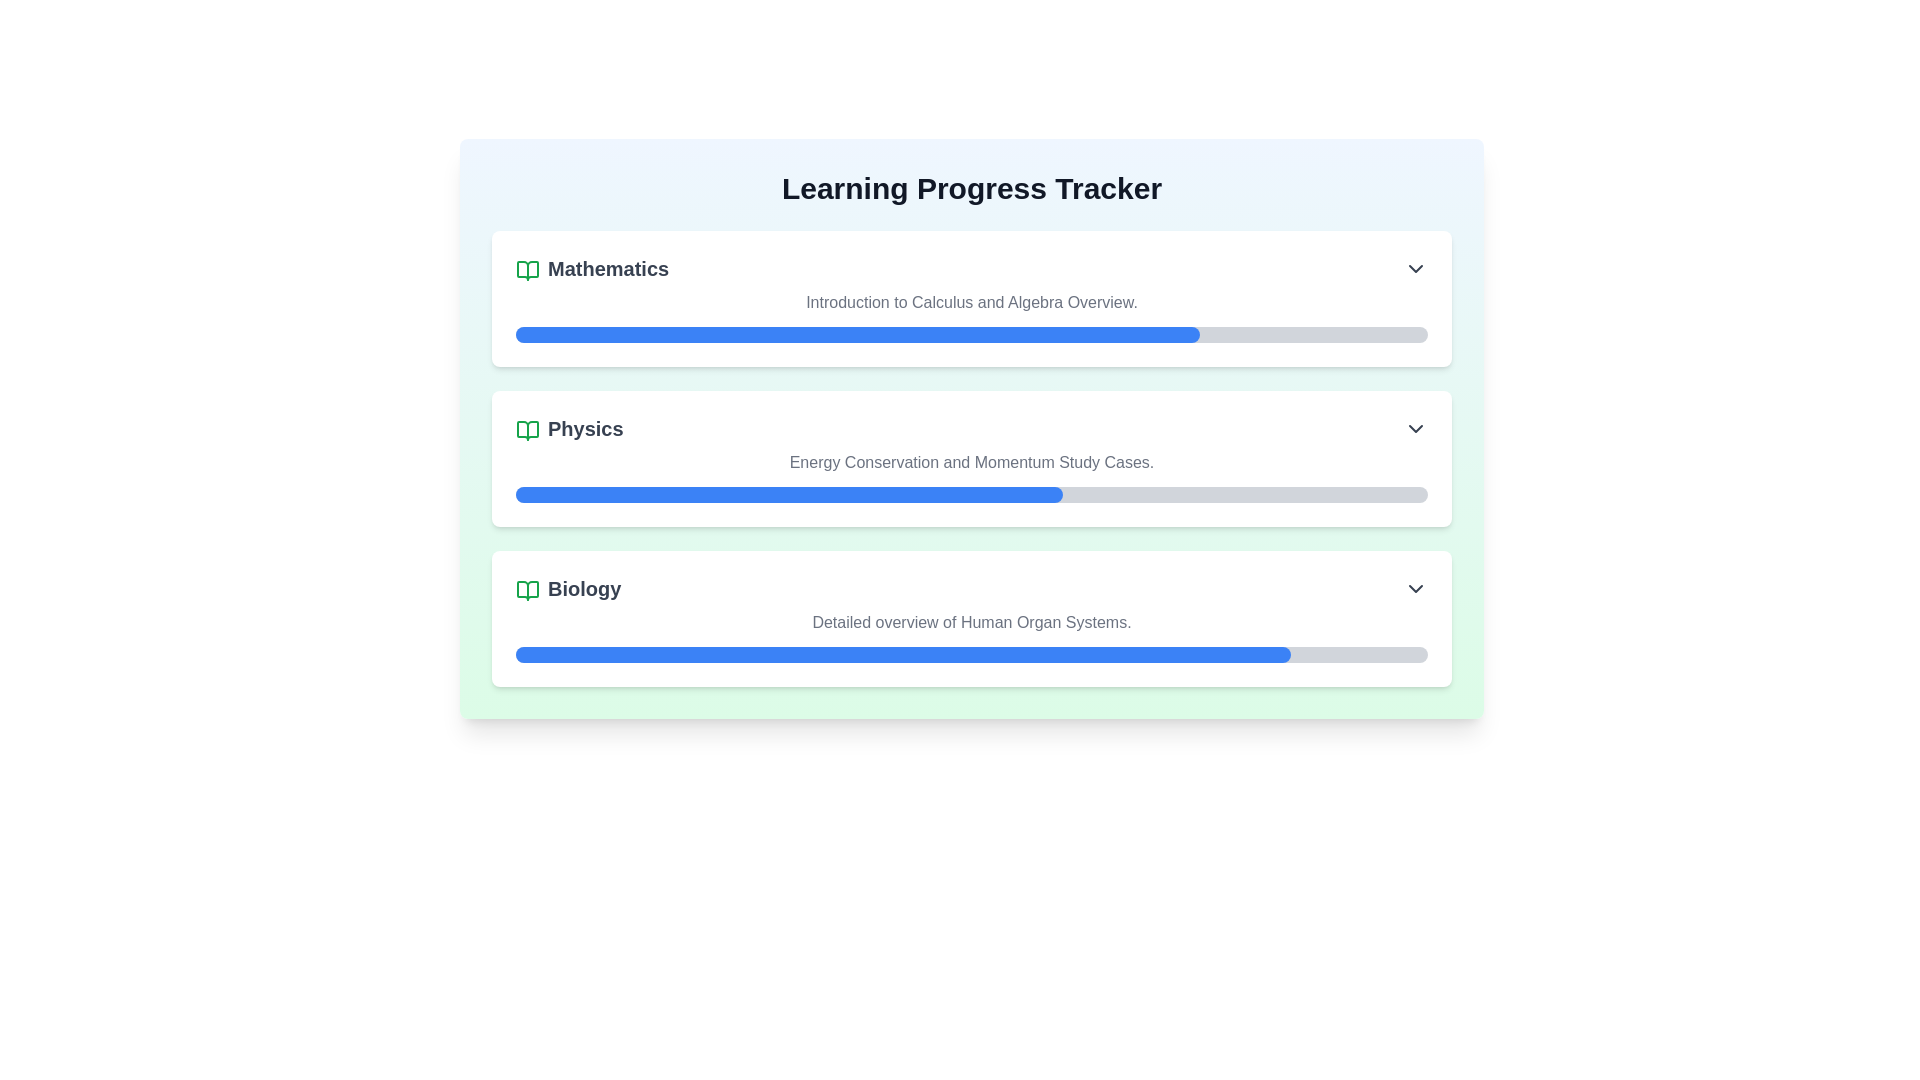  What do you see at coordinates (902, 655) in the screenshot?
I see `the filled portion of the horizontal progress bar located under the 'Biology' section of the application, which is filled with a solid blue color and has rounded ends` at bounding box center [902, 655].